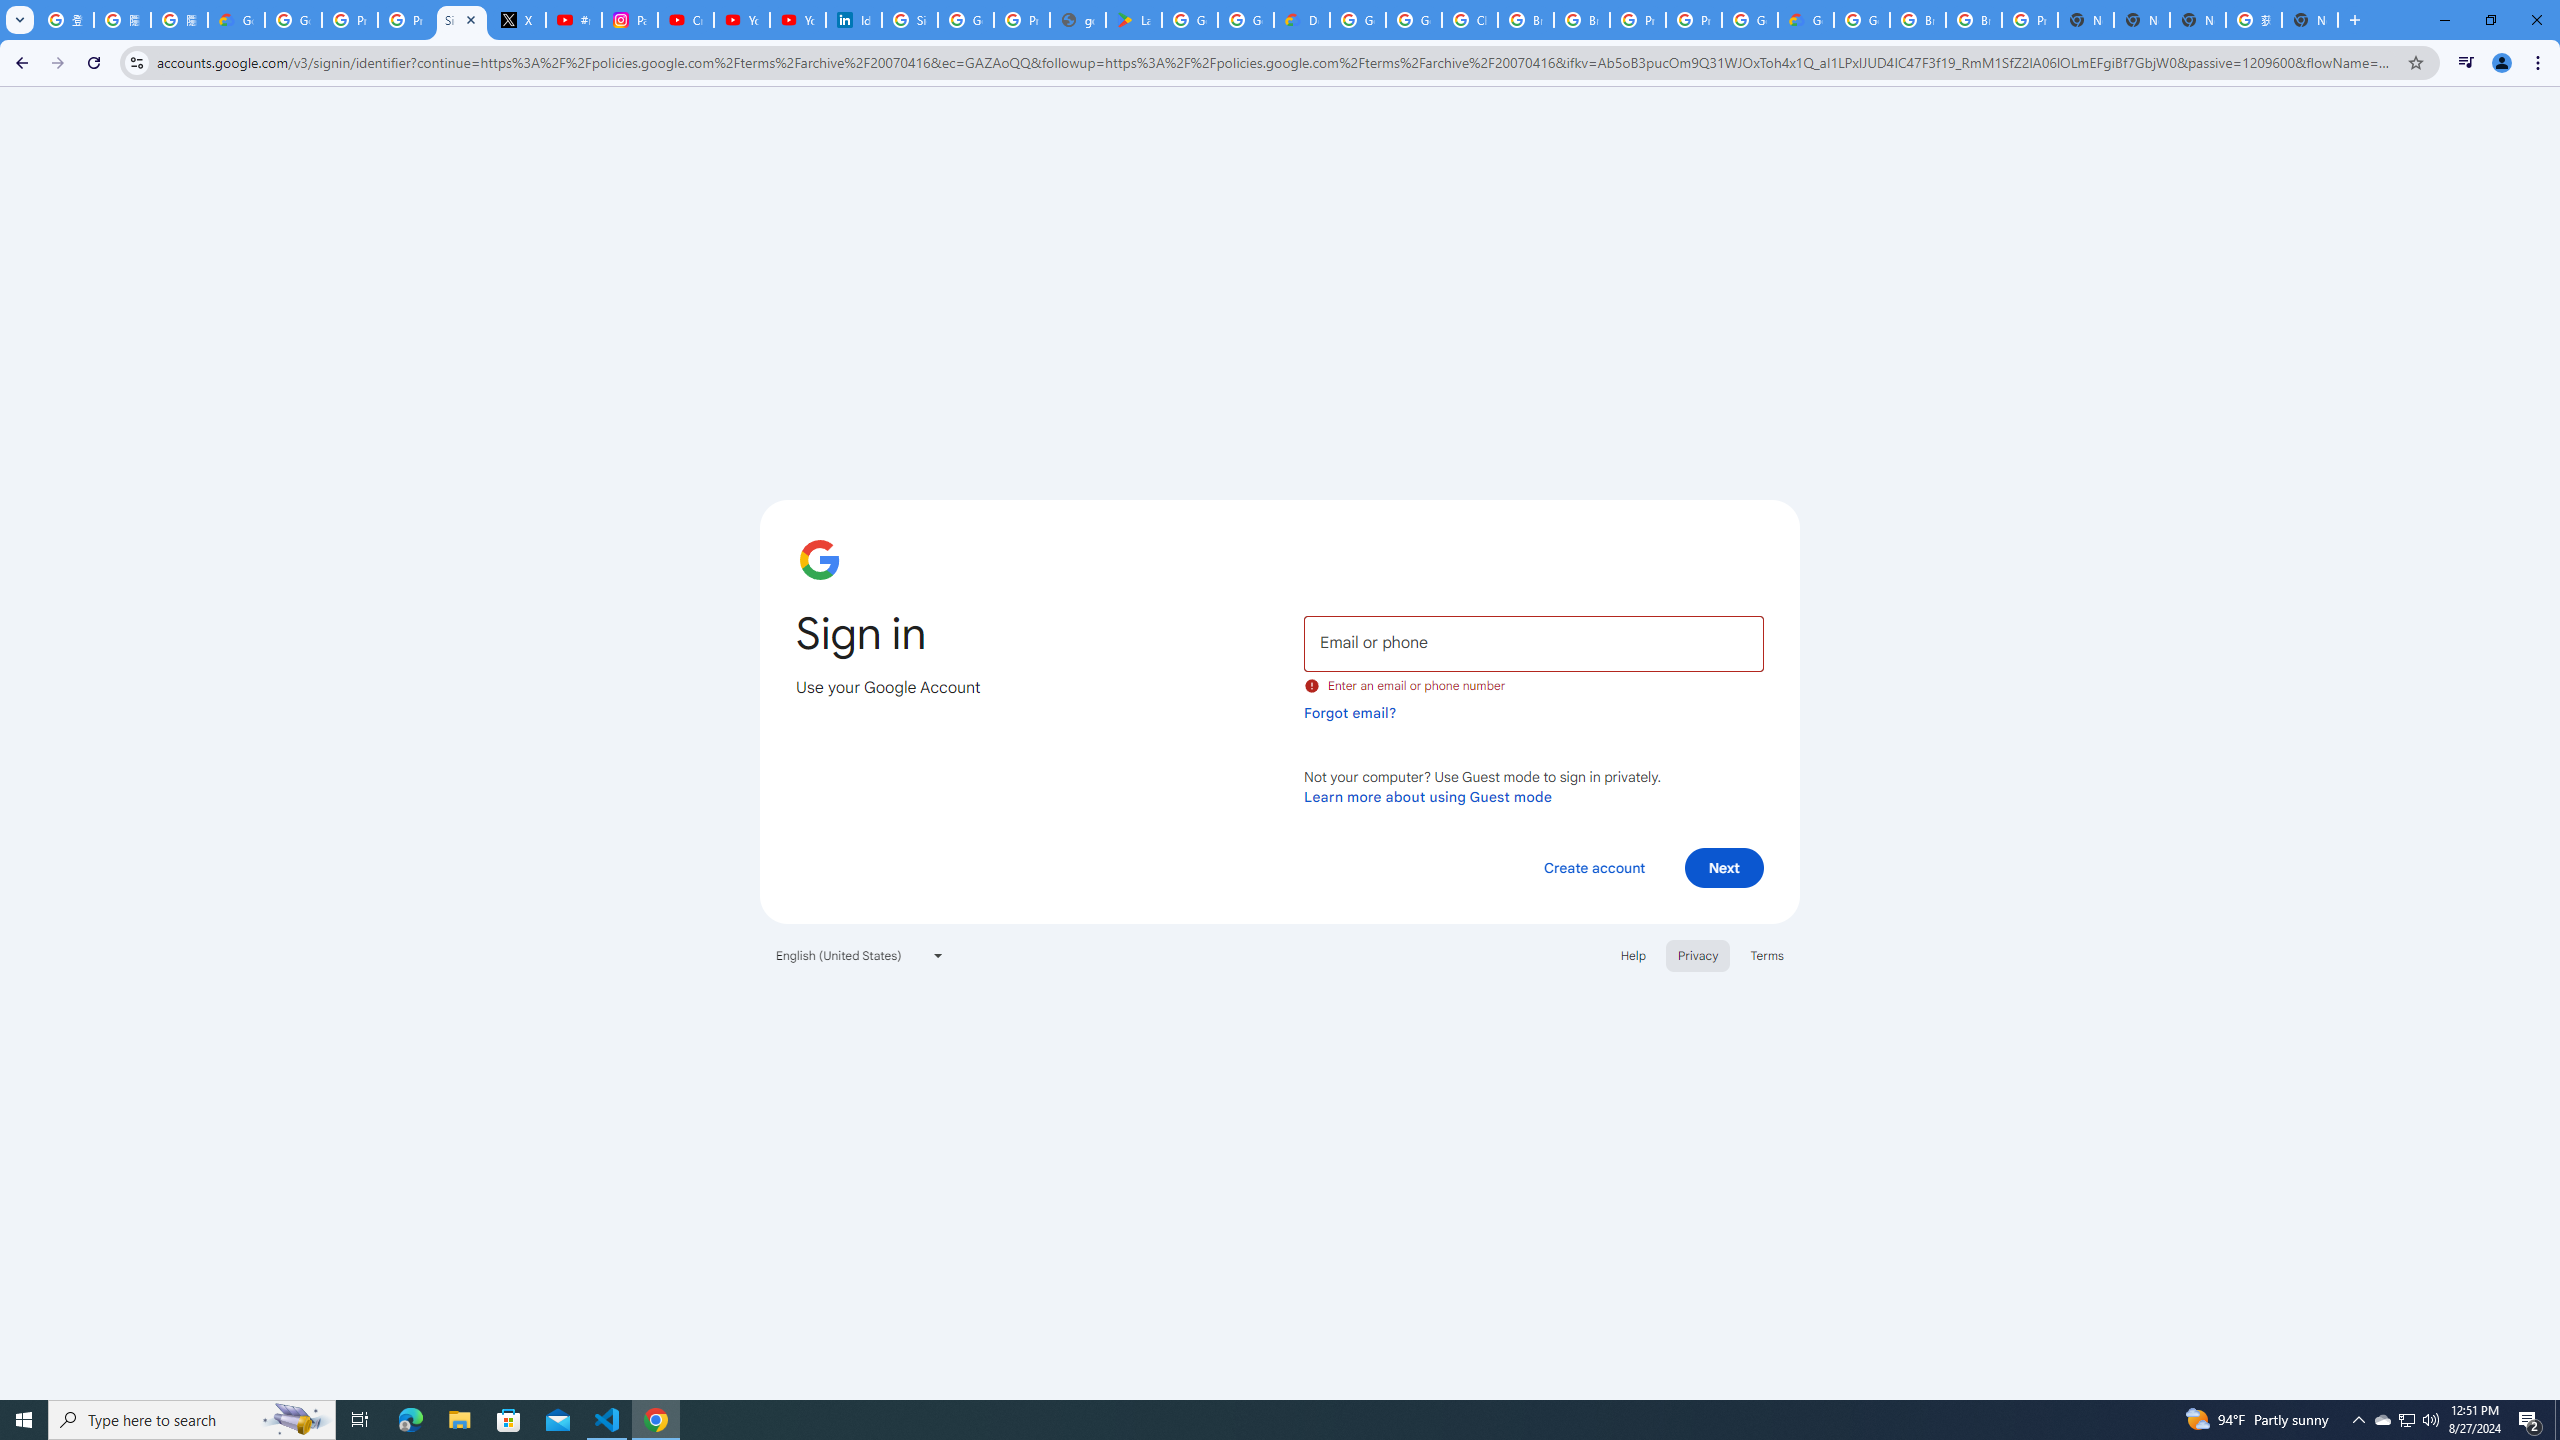 The height and width of the screenshot is (1440, 2560). What do you see at coordinates (1917, 19) in the screenshot?
I see `'Browse Chrome as a guest - Computer - Google Chrome Help'` at bounding box center [1917, 19].